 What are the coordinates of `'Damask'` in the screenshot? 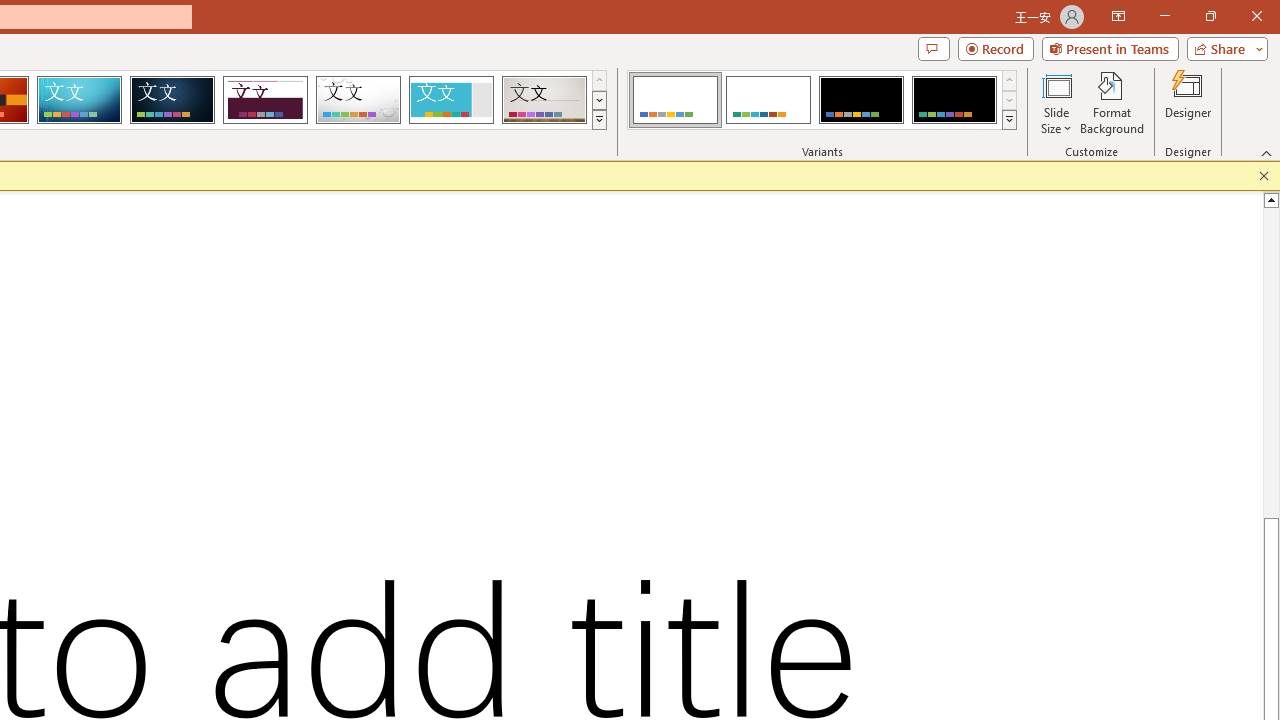 It's located at (172, 100).